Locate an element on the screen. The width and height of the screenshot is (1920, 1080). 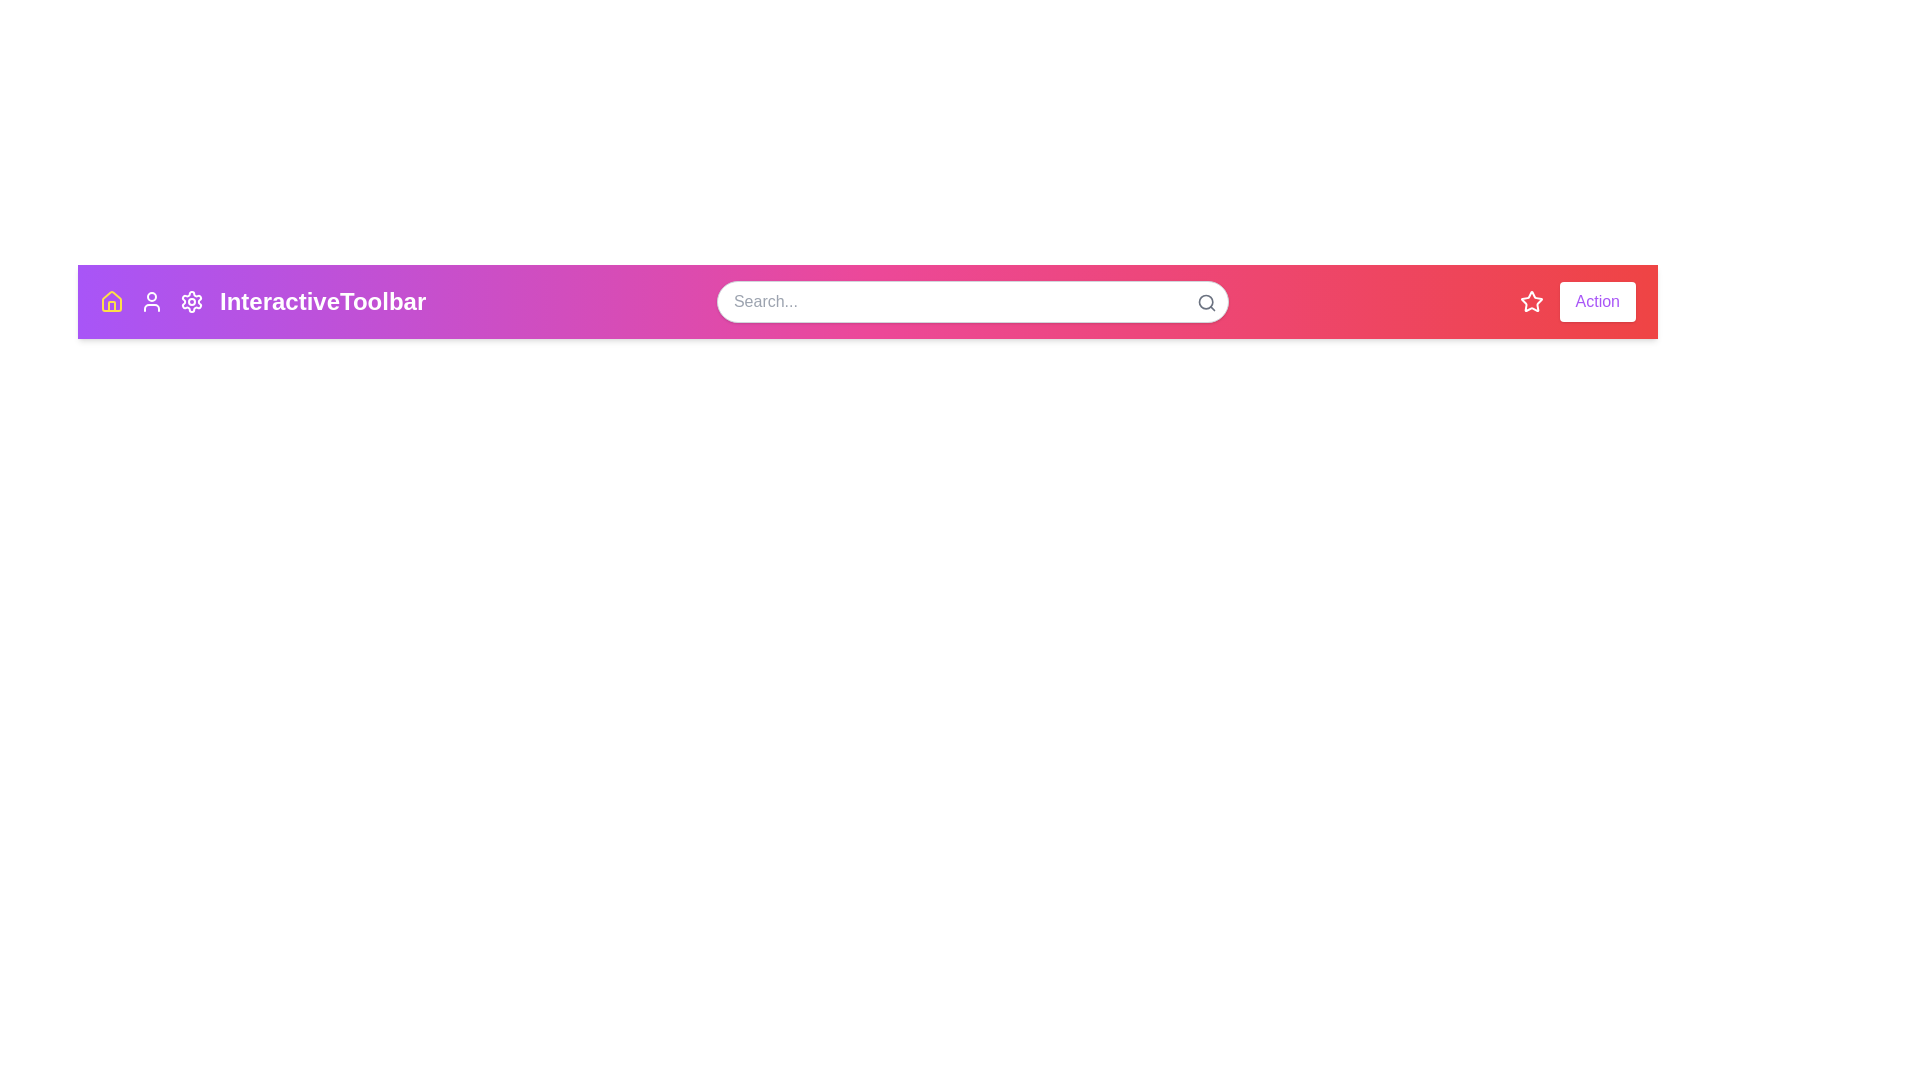
the search icon in the search bar is located at coordinates (1205, 303).